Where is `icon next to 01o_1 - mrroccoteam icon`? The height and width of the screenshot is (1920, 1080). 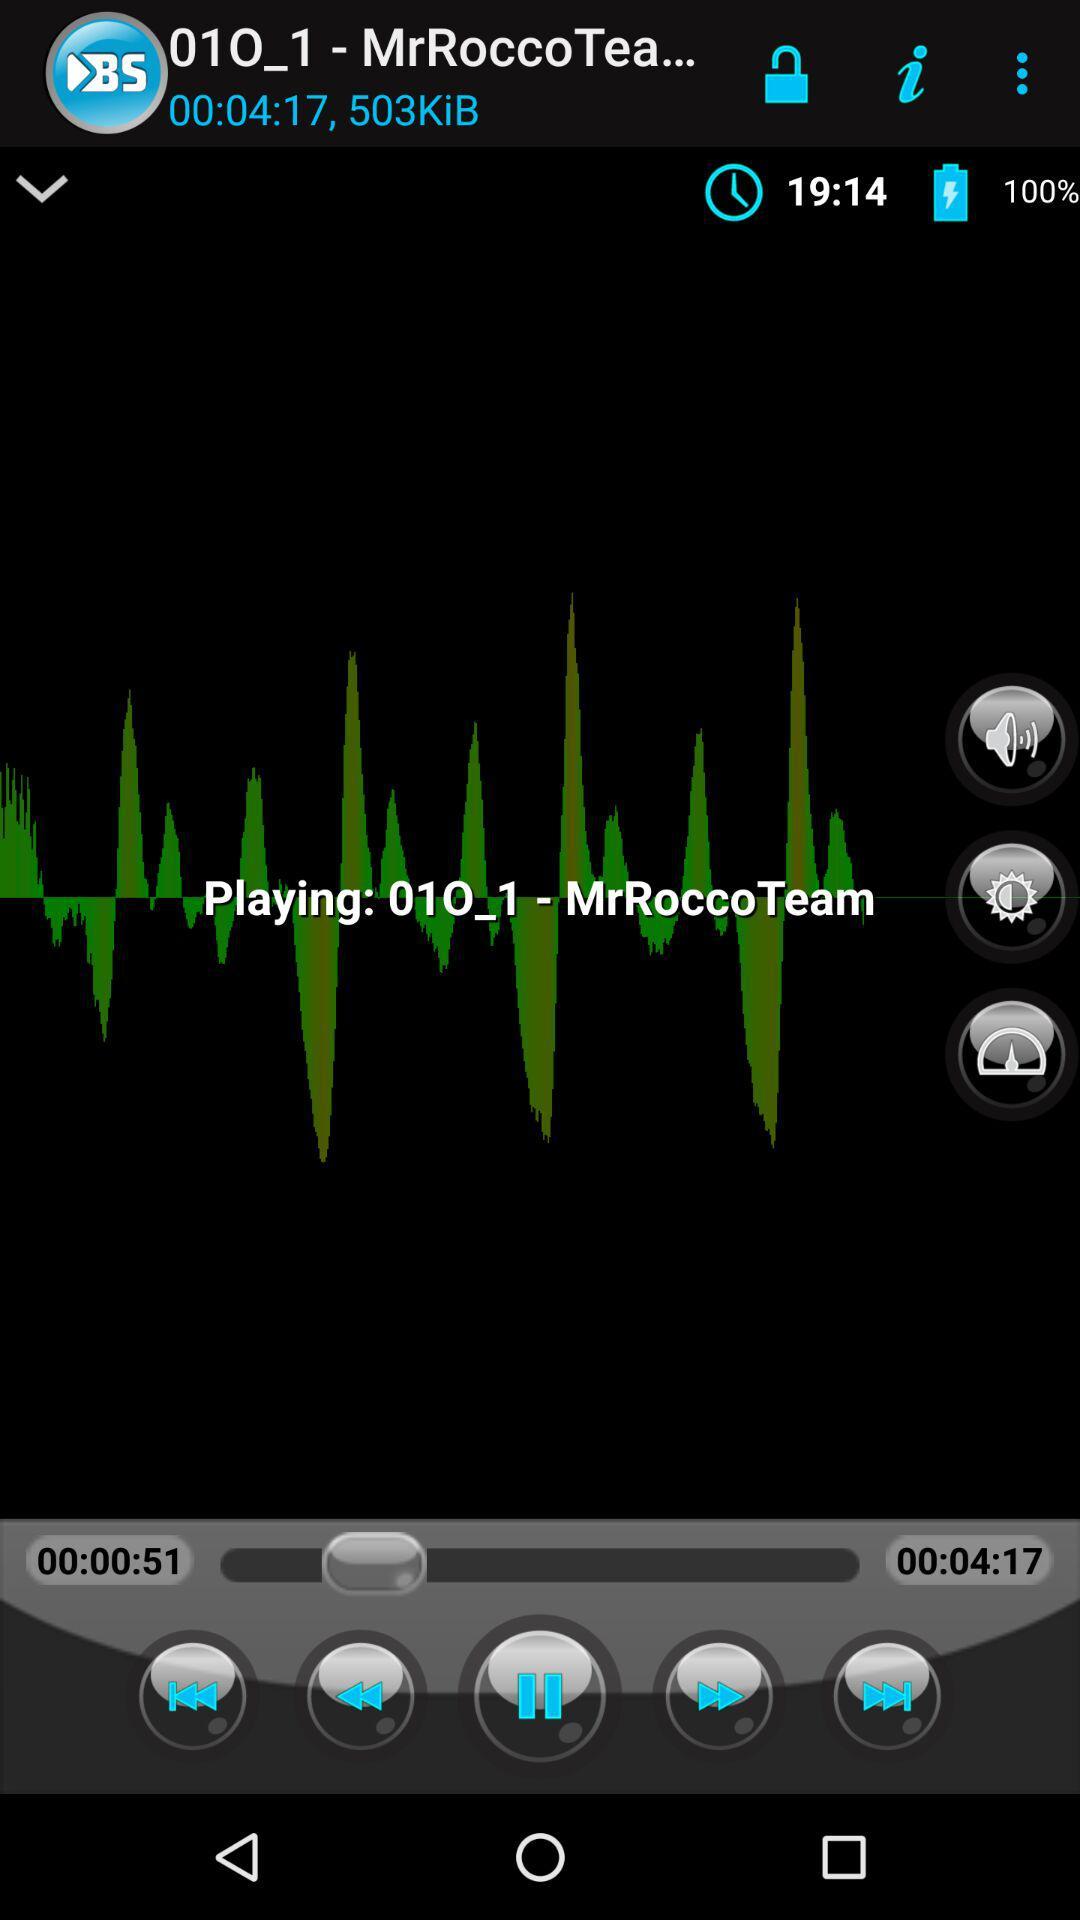 icon next to 01o_1 - mrroccoteam icon is located at coordinates (785, 73).